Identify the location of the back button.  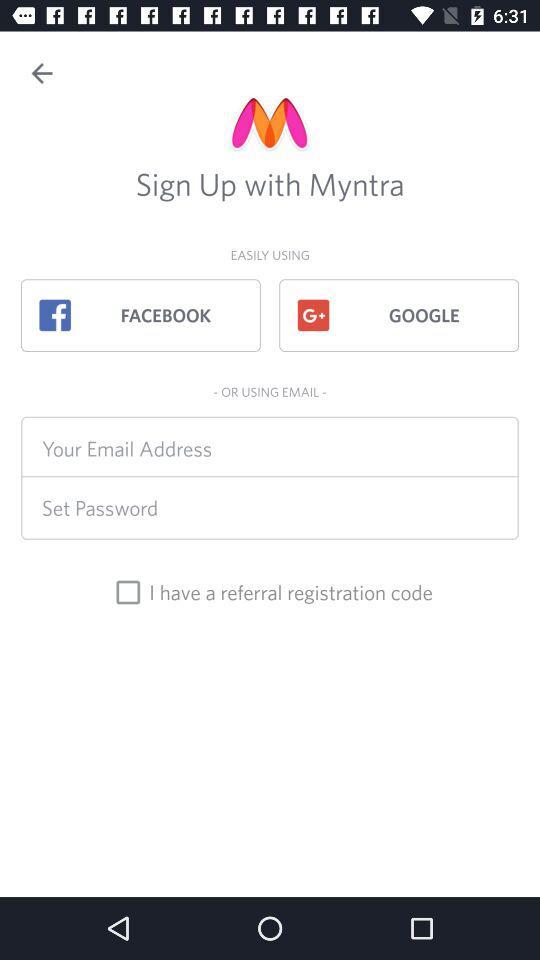
(42, 74).